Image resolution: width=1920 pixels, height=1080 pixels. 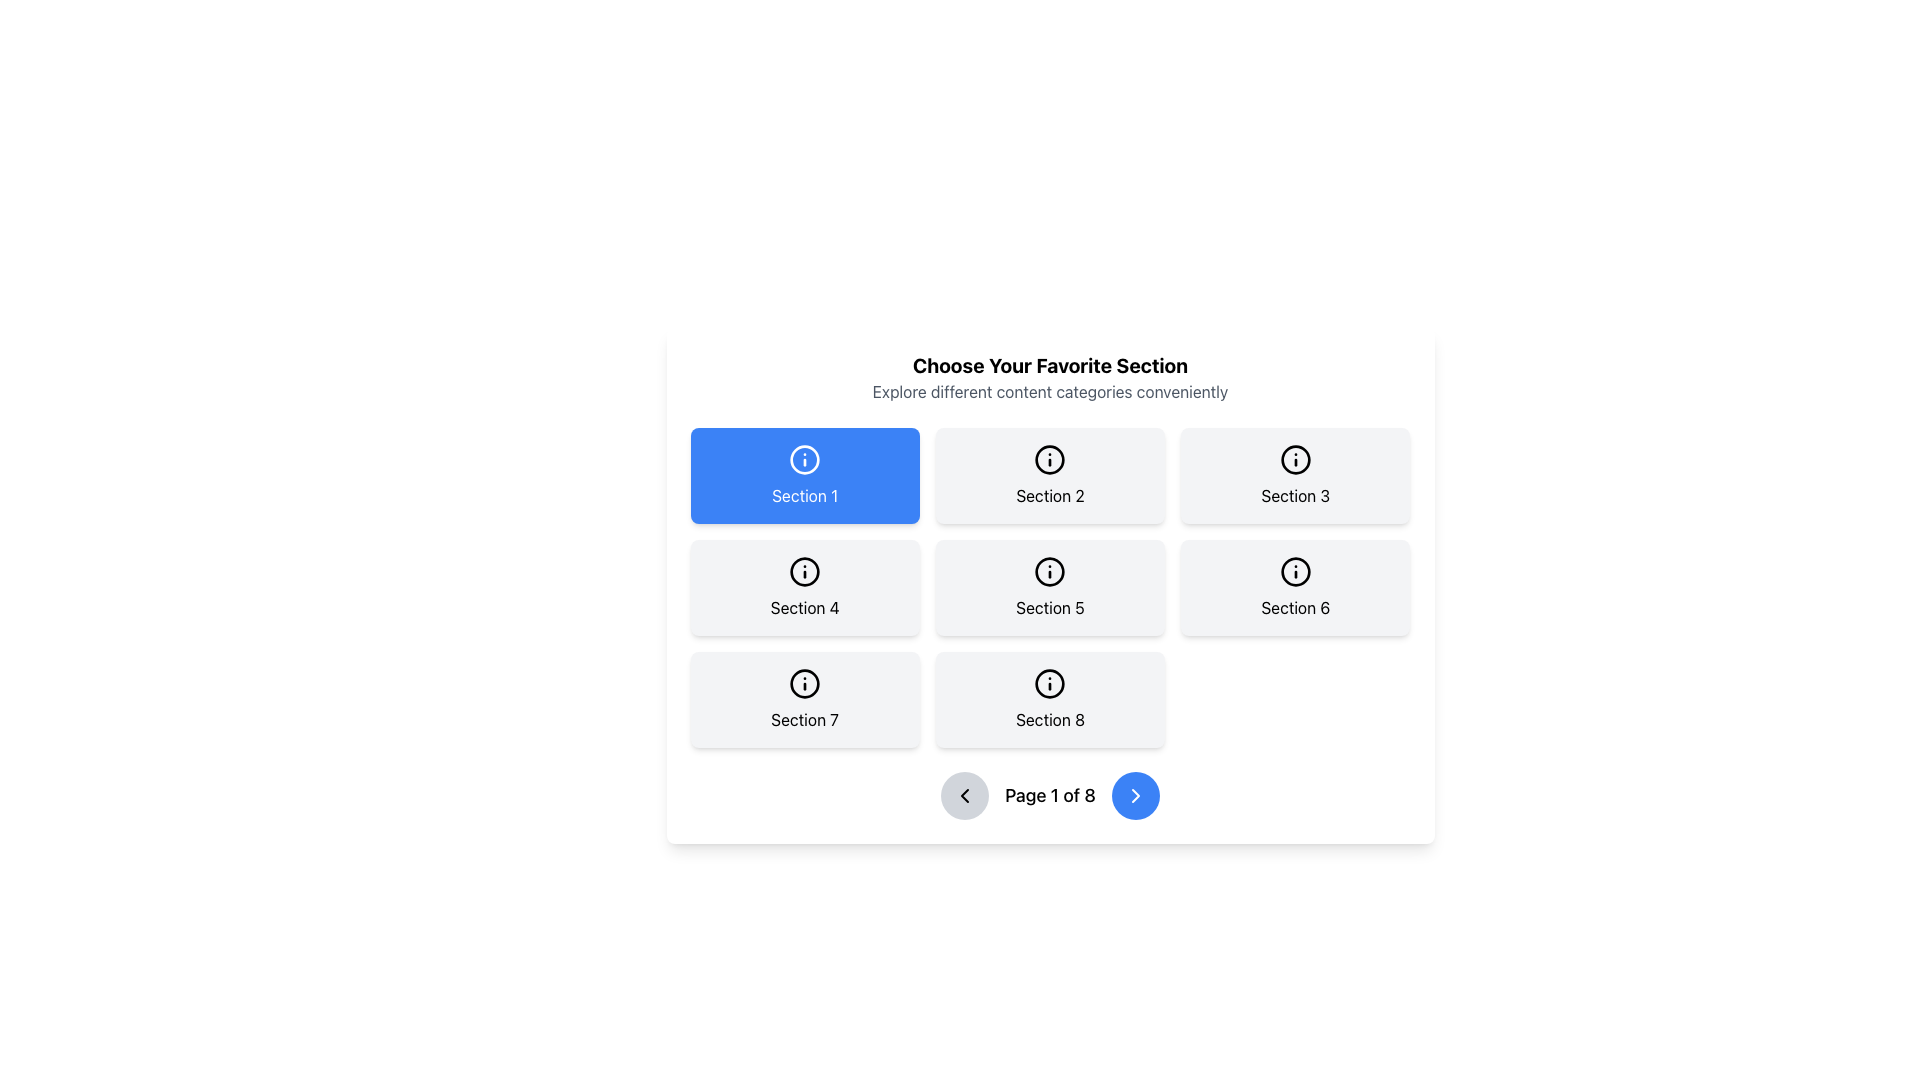 I want to click on the seventh button in the bottom-left corner of the grid layout, so click(x=805, y=698).